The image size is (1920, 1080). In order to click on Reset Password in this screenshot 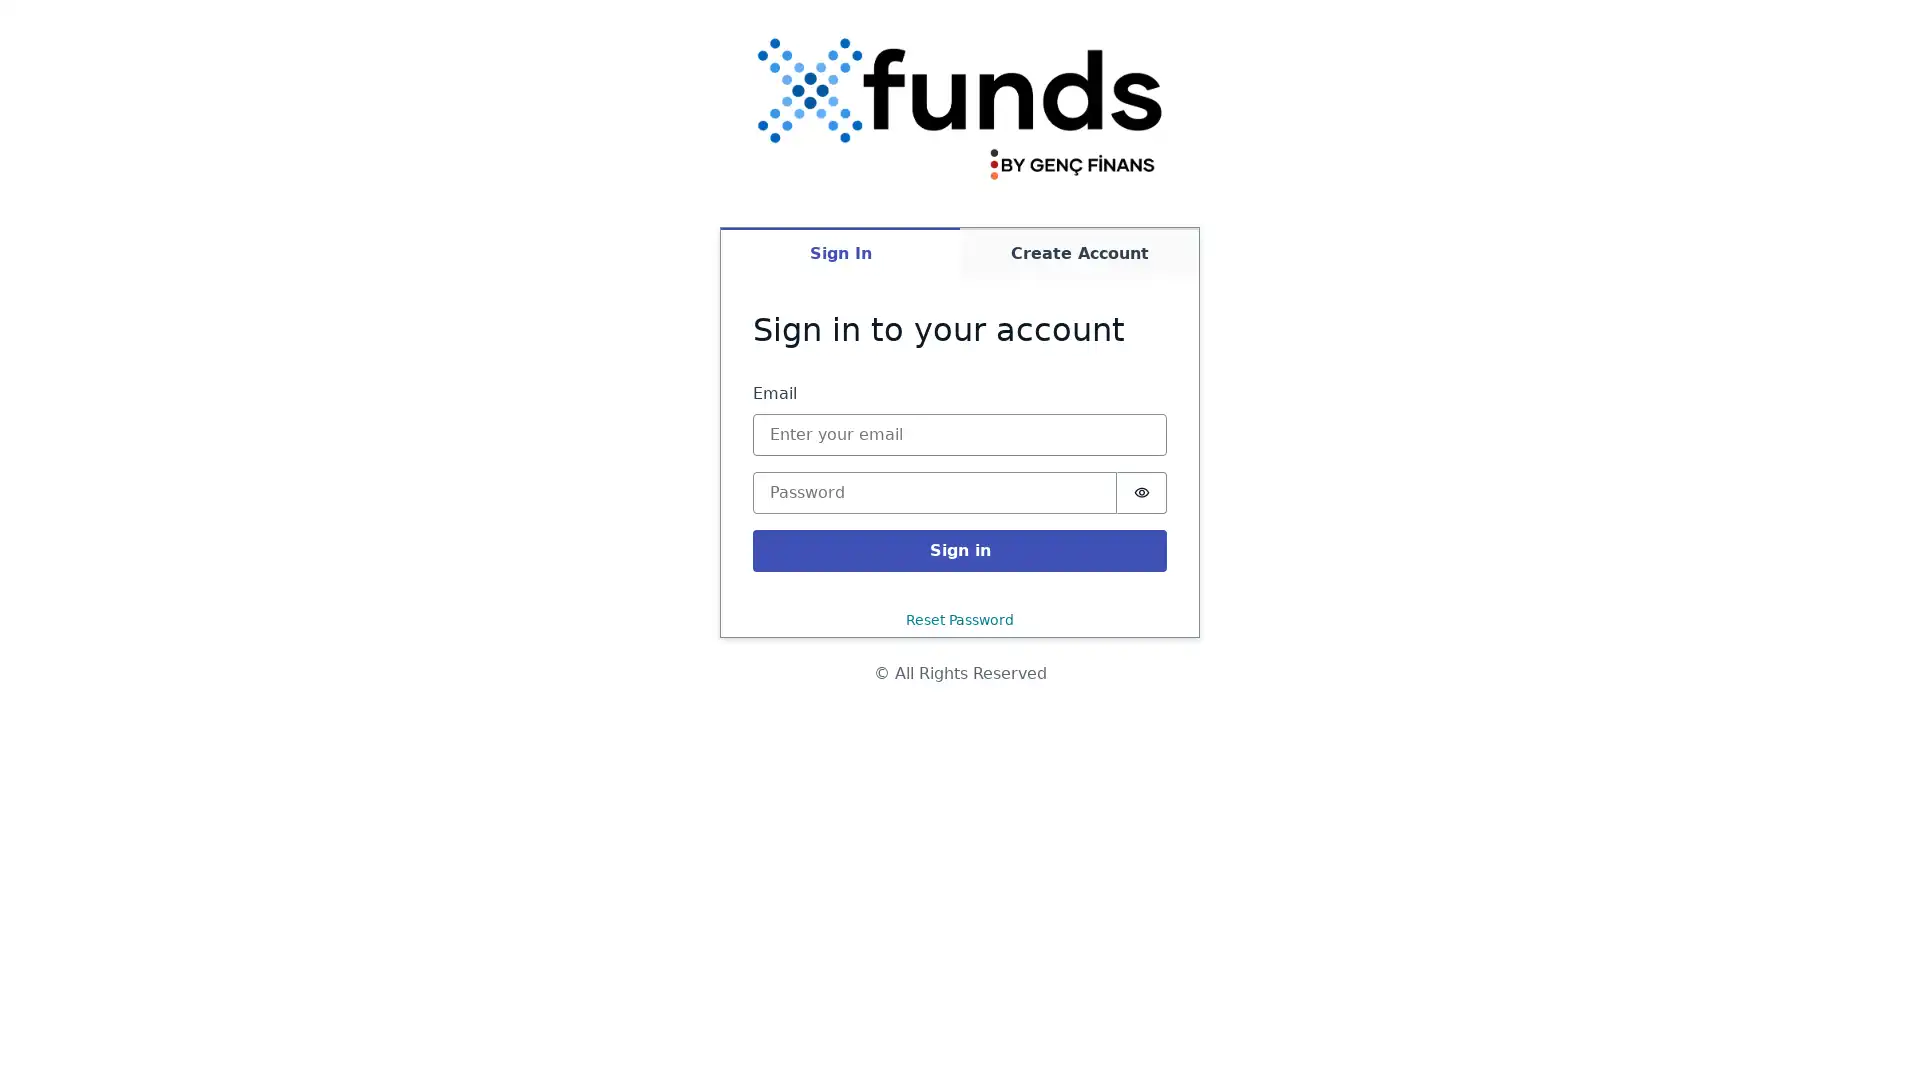, I will do `click(960, 618)`.